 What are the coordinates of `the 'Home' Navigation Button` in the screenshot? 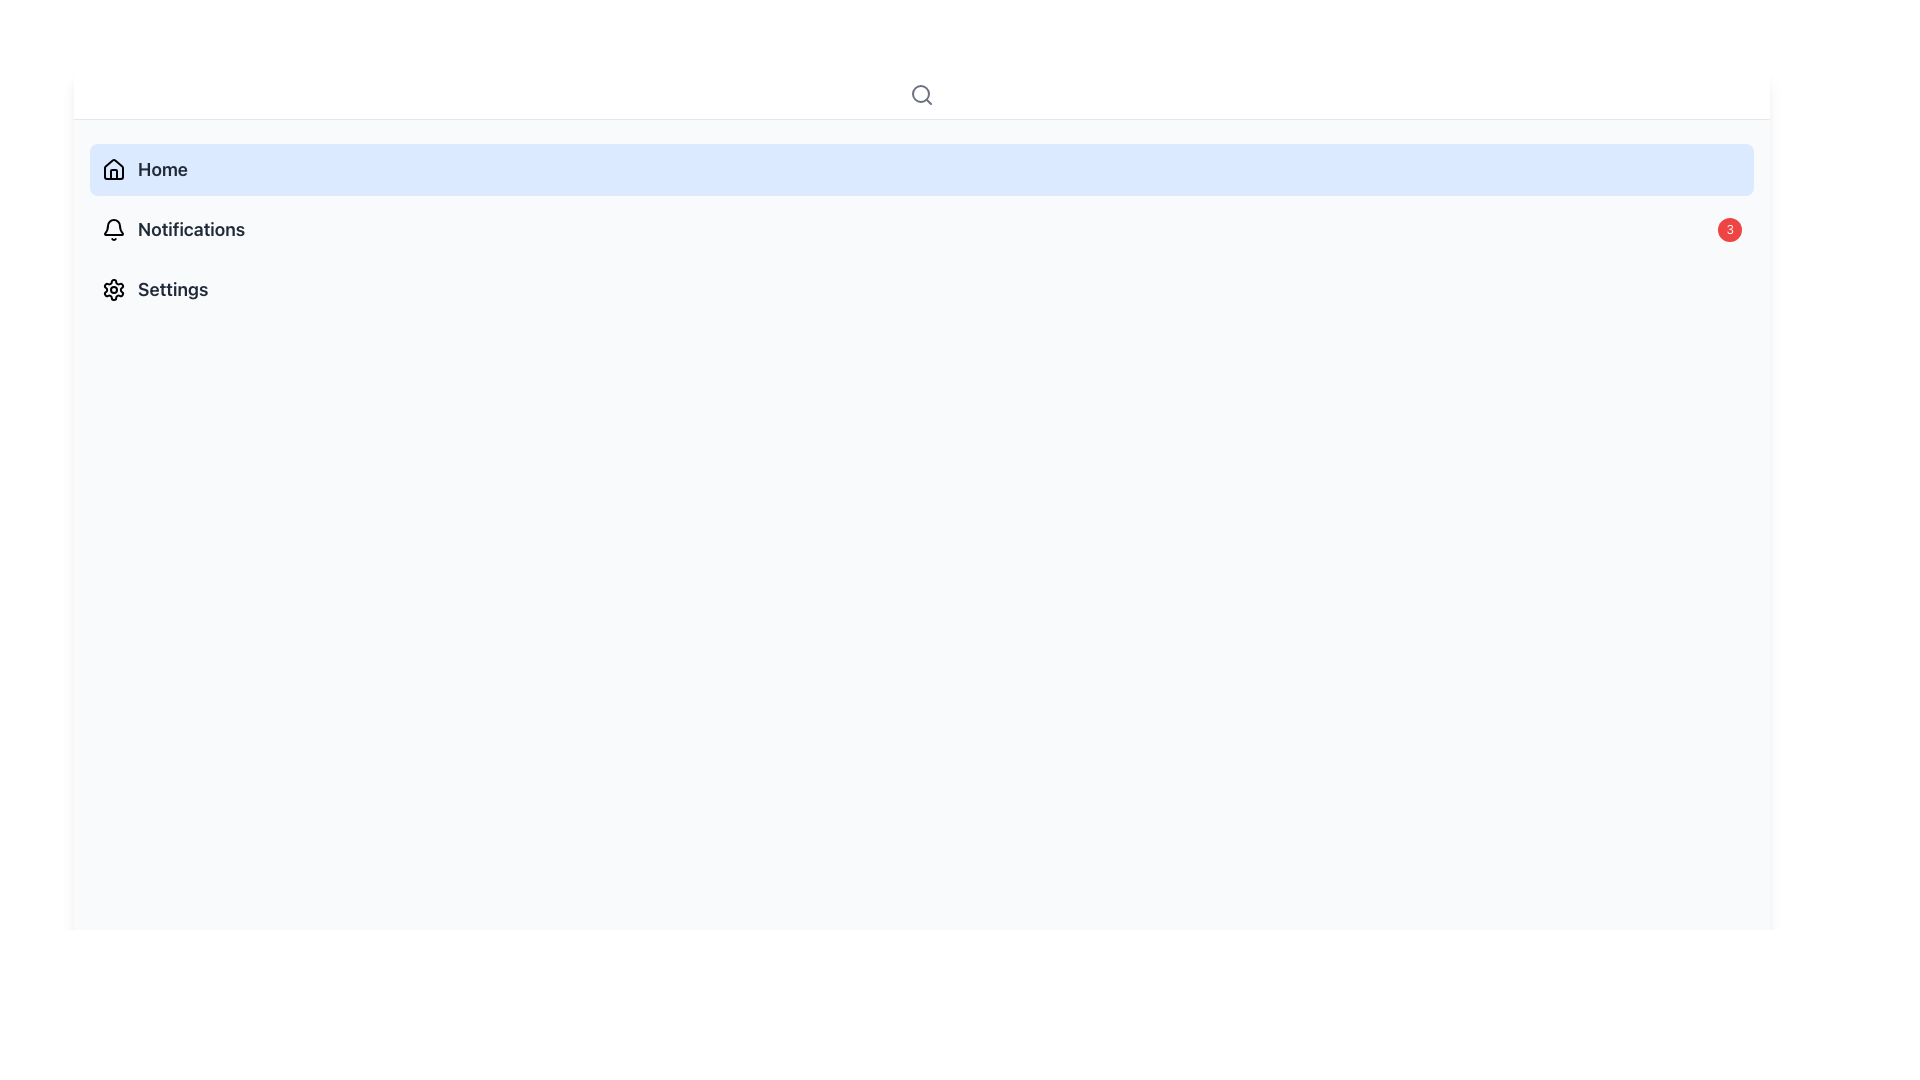 It's located at (920, 168).